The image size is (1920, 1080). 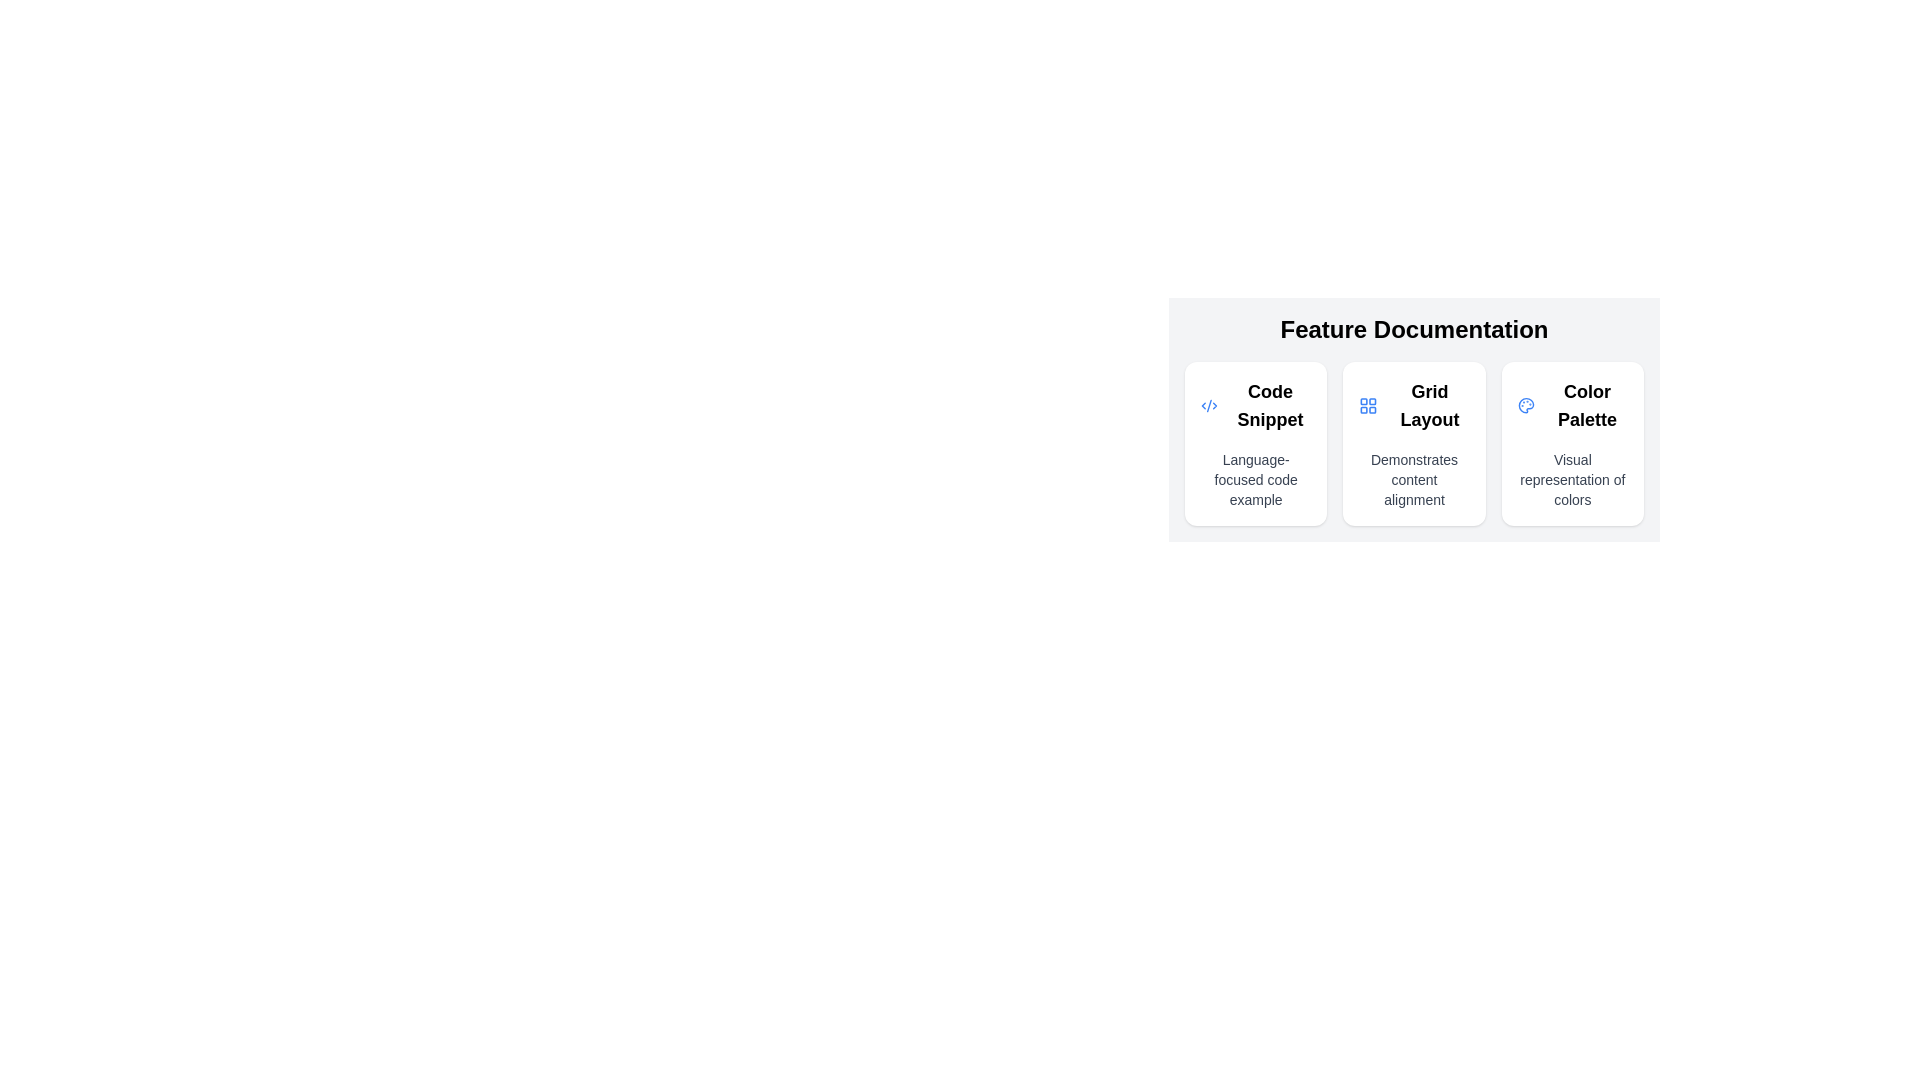 I want to click on descriptive text block located below the main heading of the 'Grid Layout' section, so click(x=1413, y=479).